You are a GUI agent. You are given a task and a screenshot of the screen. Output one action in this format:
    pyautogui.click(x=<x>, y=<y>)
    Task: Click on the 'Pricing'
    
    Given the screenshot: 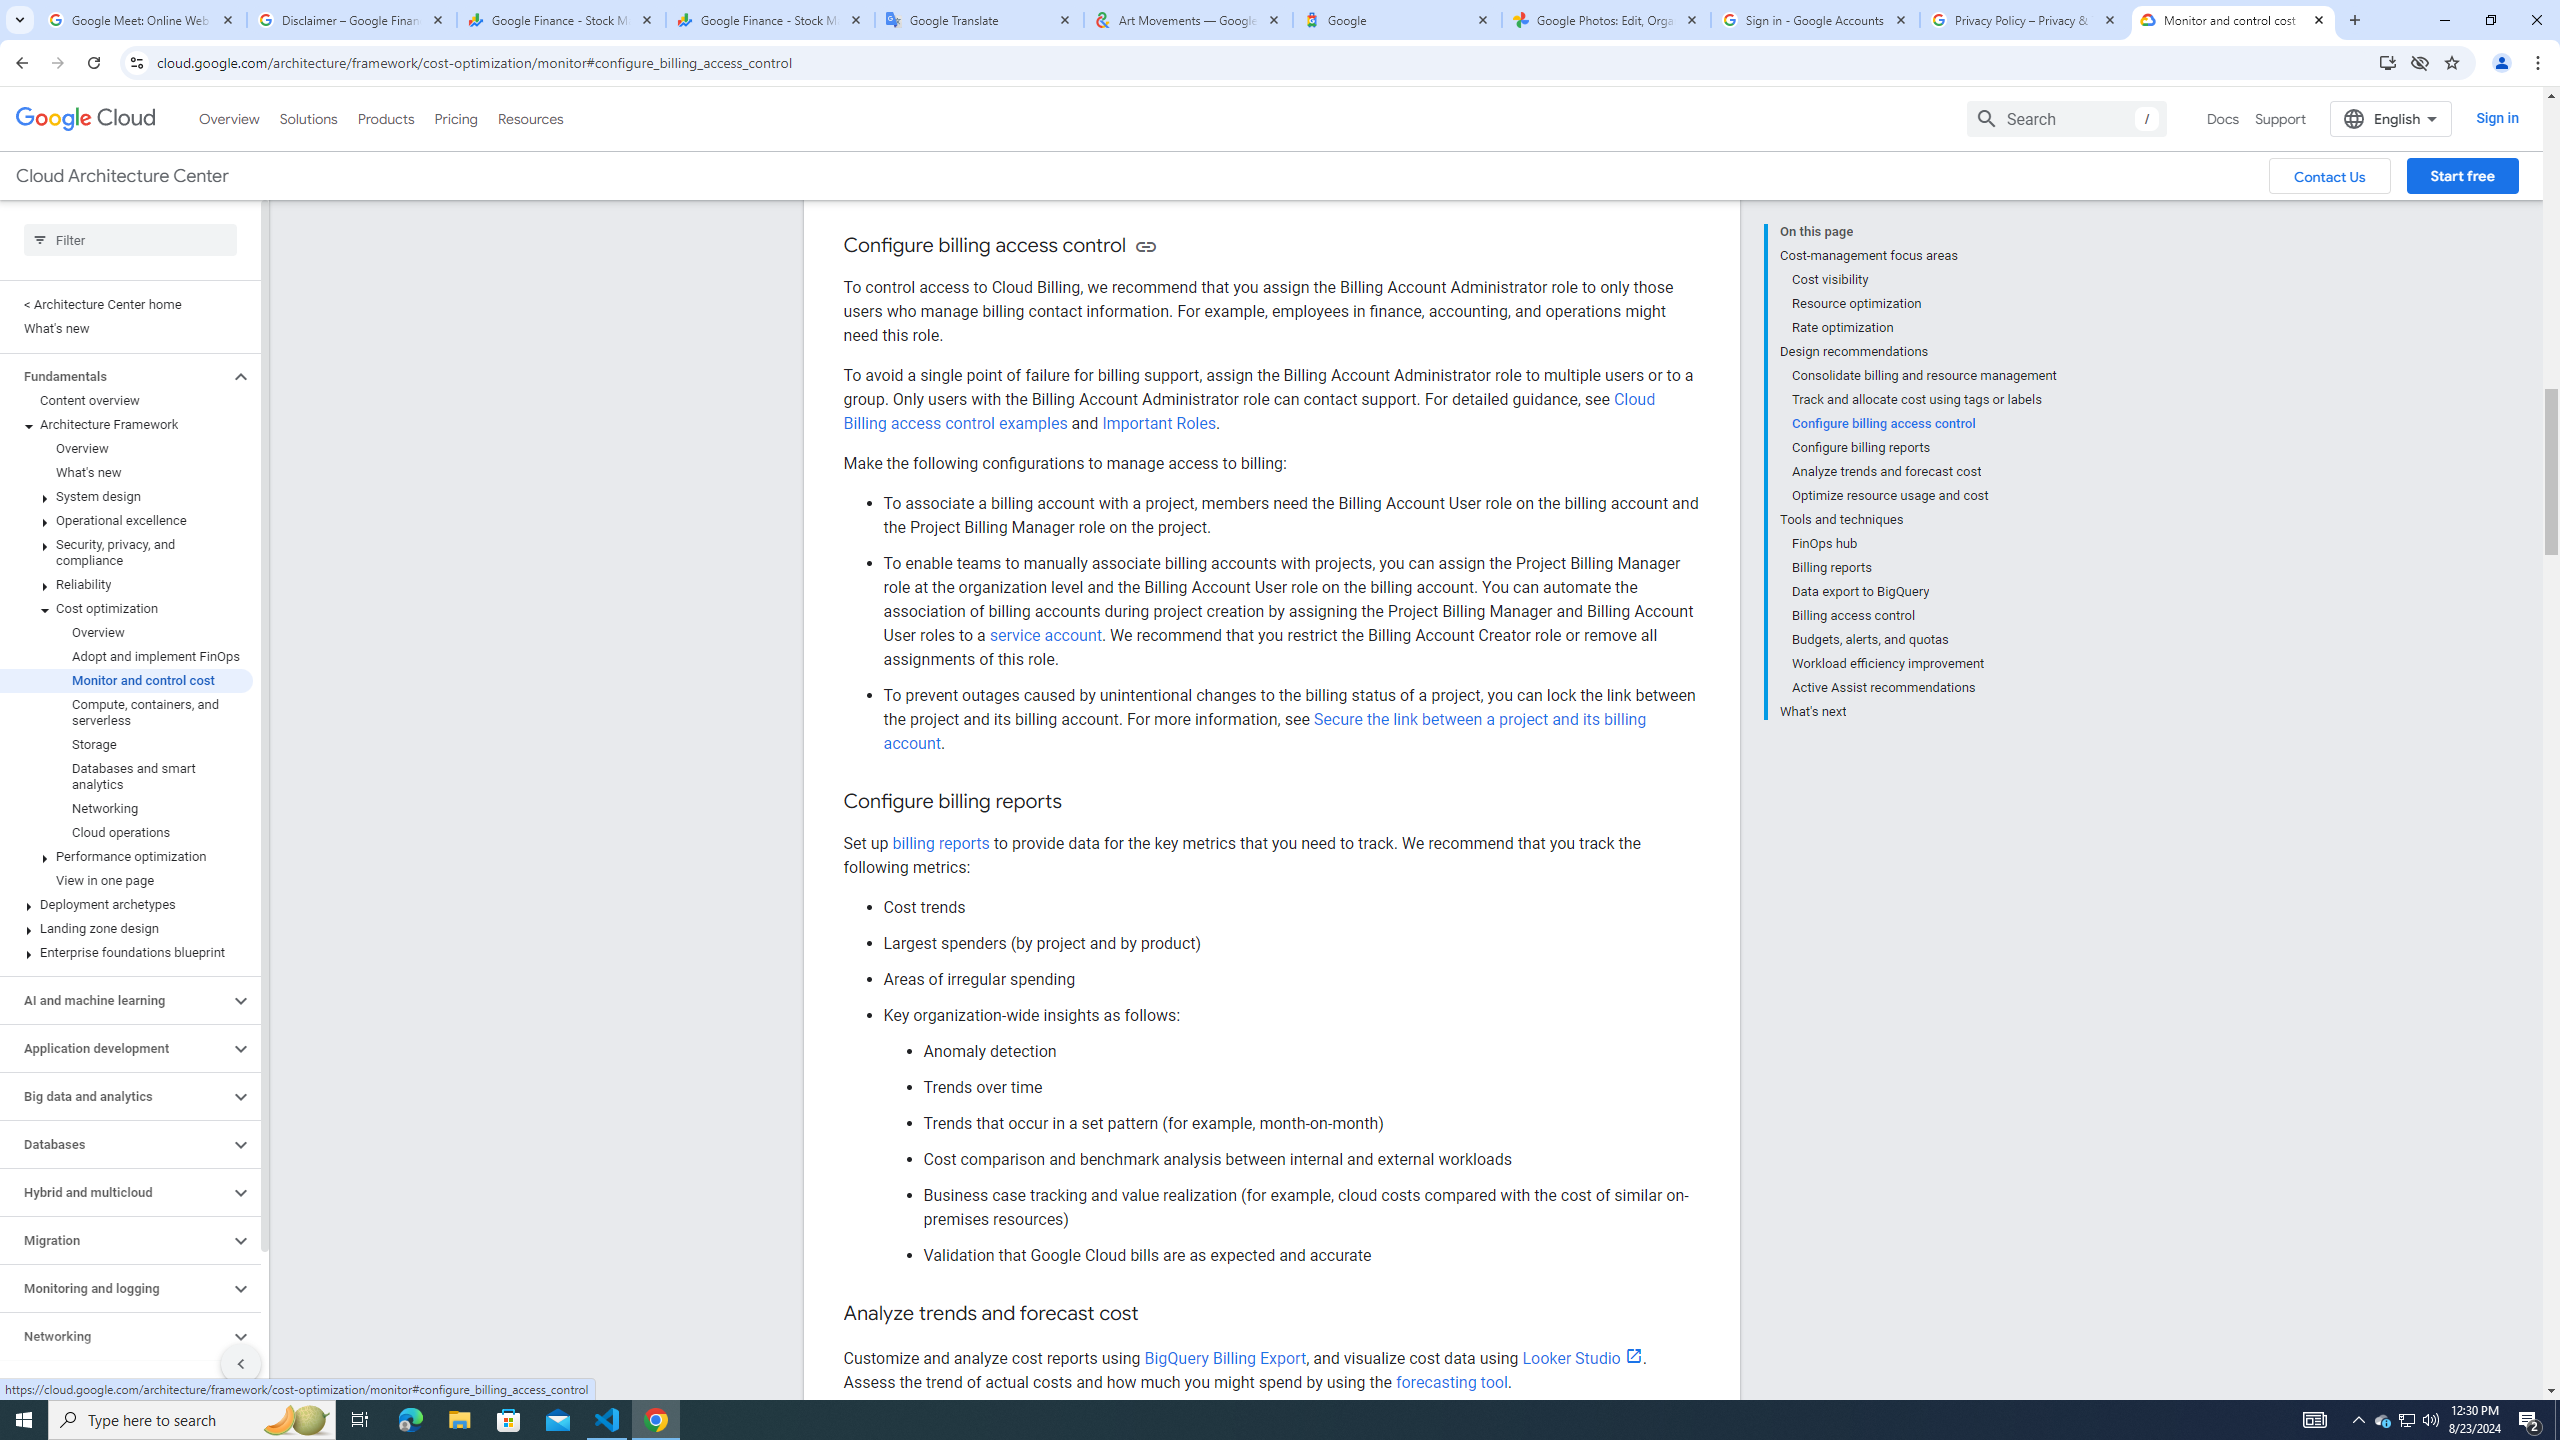 What is the action you would take?
    pyautogui.click(x=456, y=118)
    